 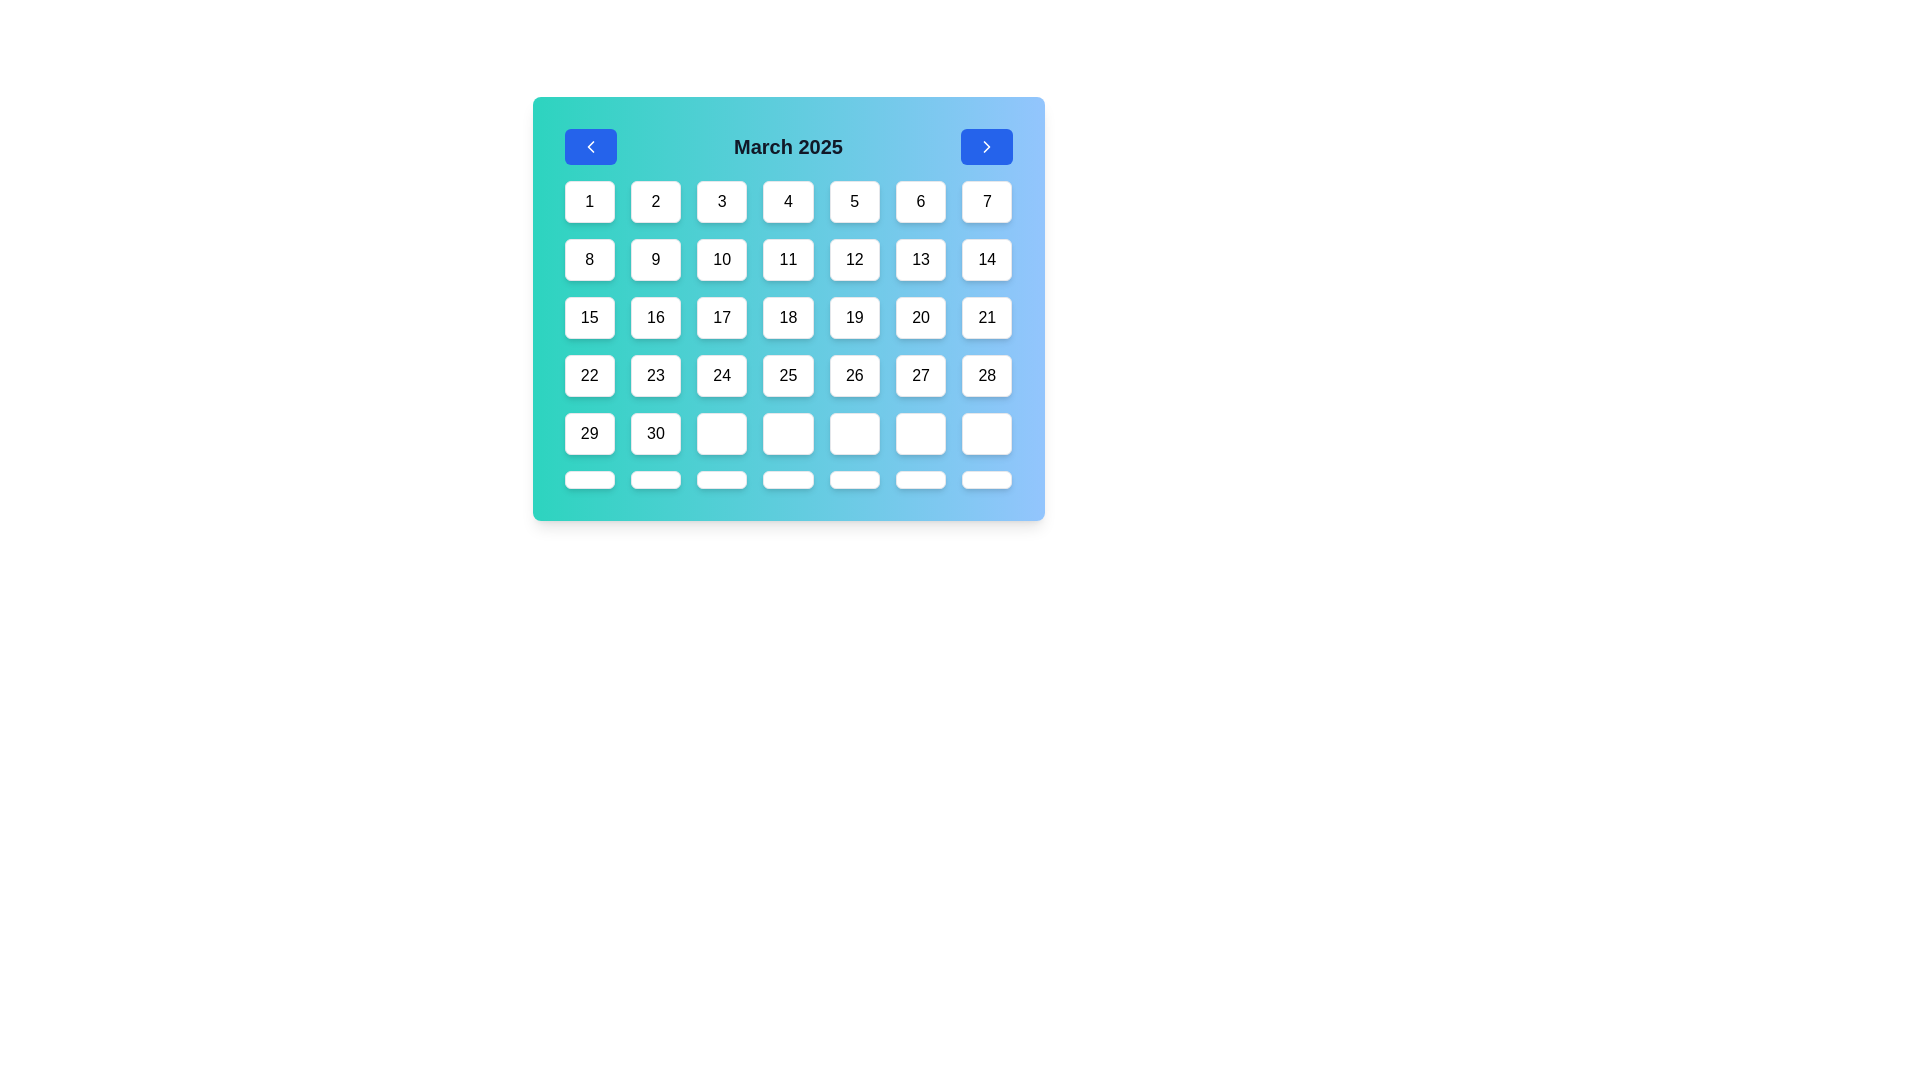 I want to click on the small rectangular Grid Cell with a white background, rounded corners, and a subtle shadow effect located in the bottom-most row of the grid, sixth column from the left, so click(x=920, y=479).